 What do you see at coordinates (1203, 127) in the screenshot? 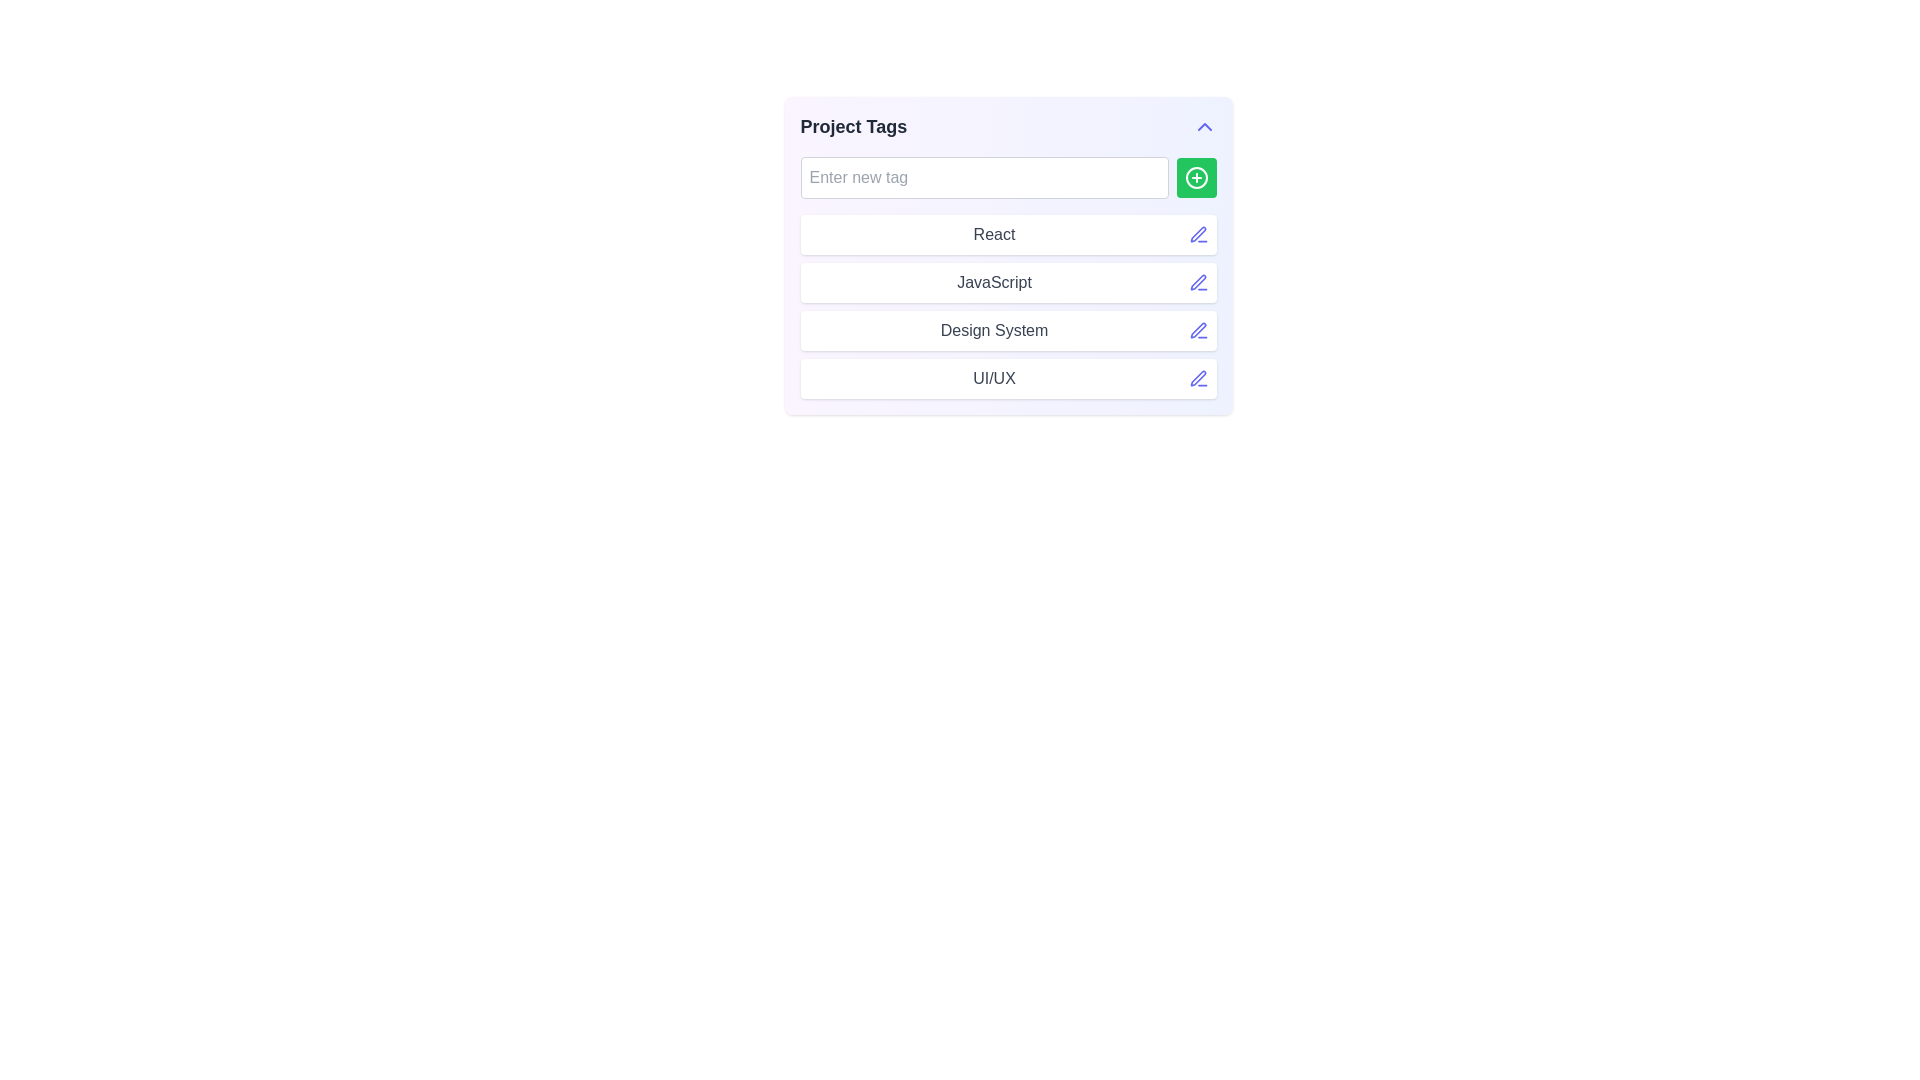
I see `the upward-pointing chevron icon in the top right corner of the 'Project Tags' card` at bounding box center [1203, 127].